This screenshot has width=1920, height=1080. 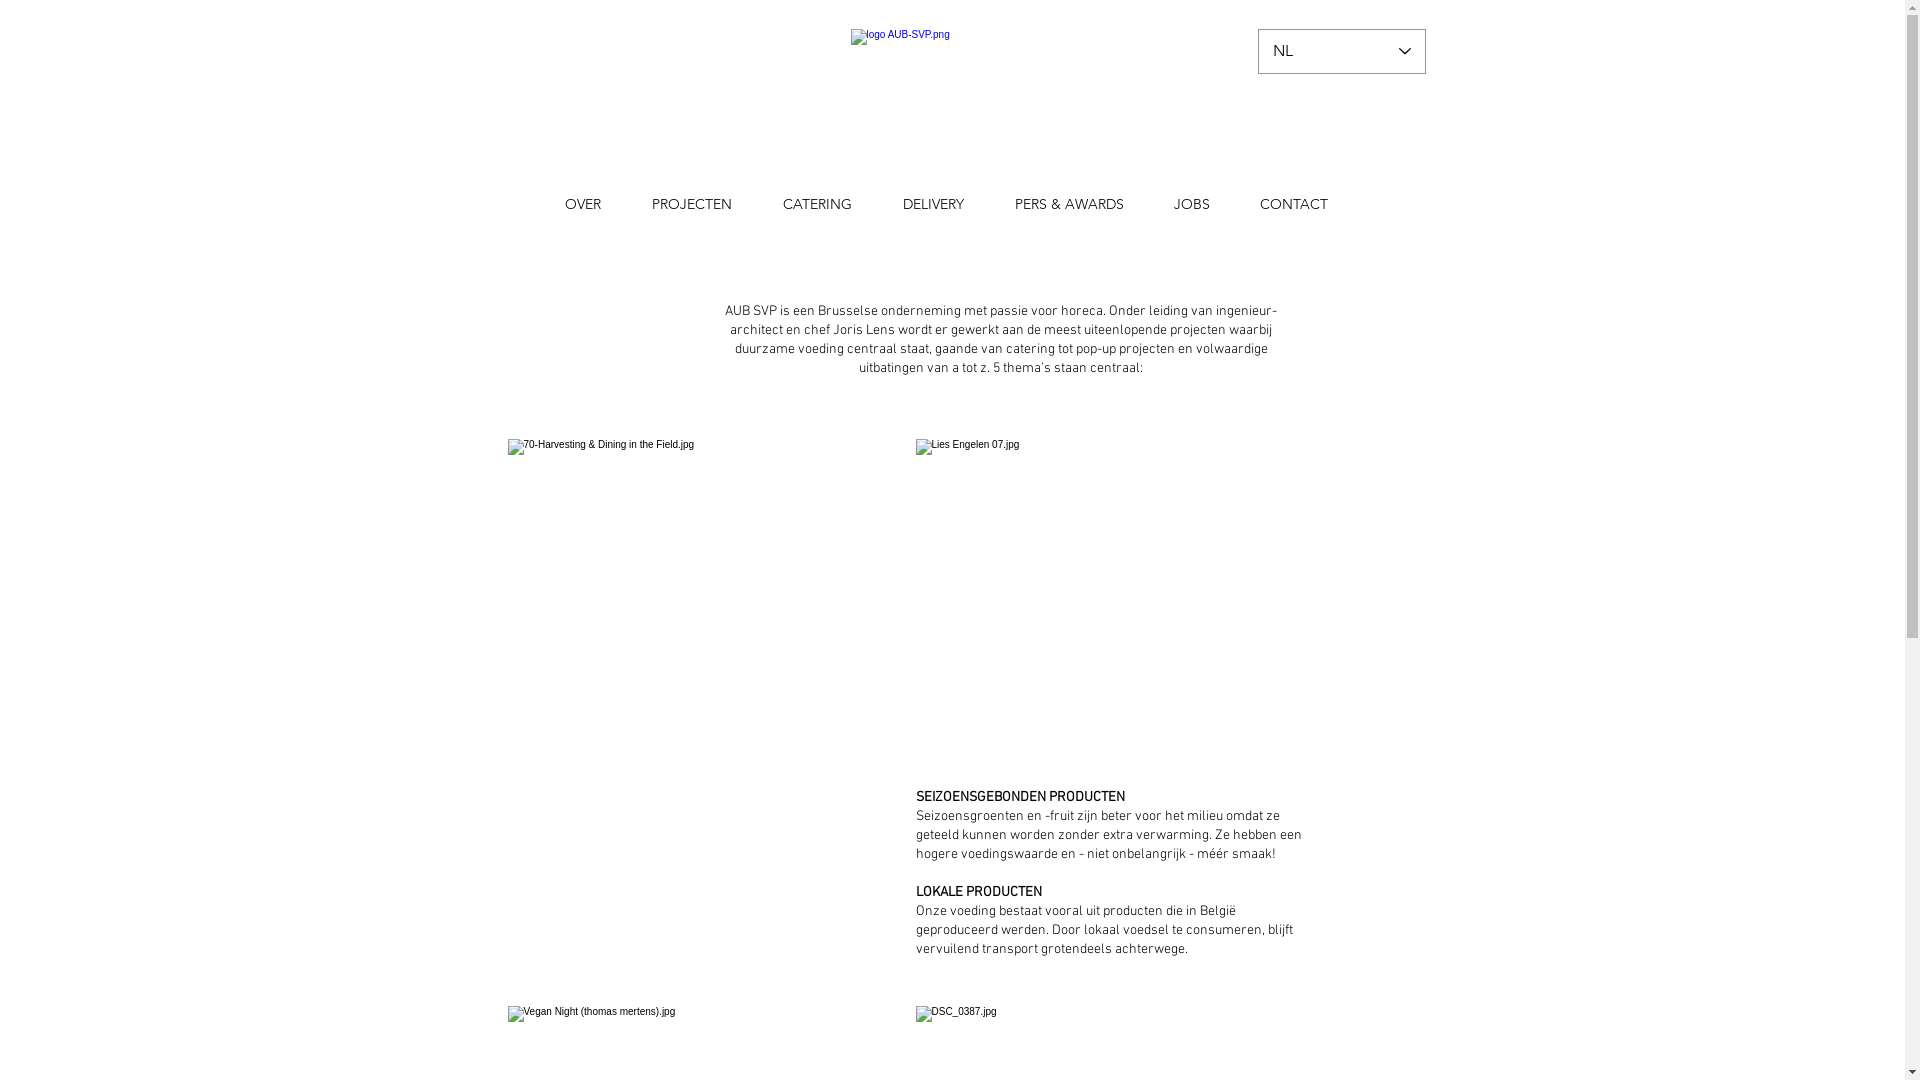 What do you see at coordinates (582, 204) in the screenshot?
I see `'OVER'` at bounding box center [582, 204].